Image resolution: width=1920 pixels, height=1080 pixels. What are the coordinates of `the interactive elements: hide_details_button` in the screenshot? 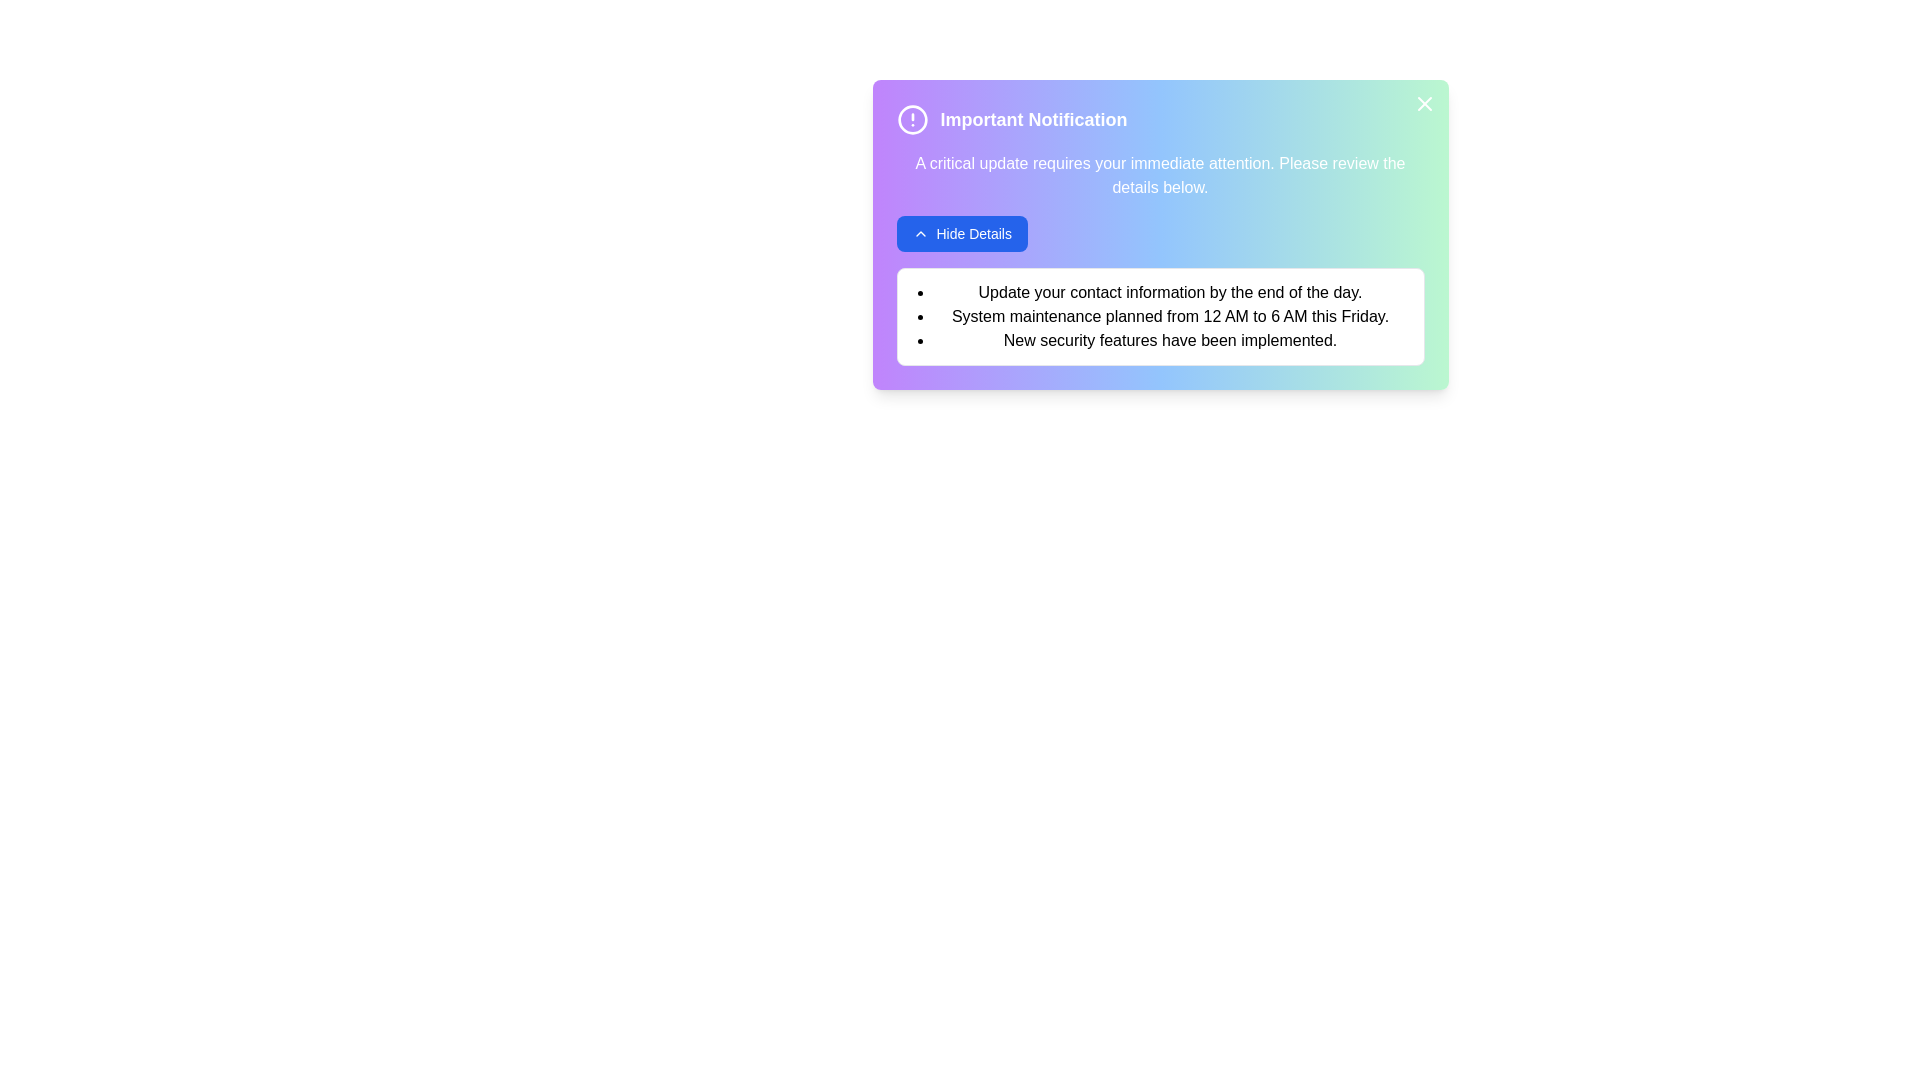 It's located at (962, 233).